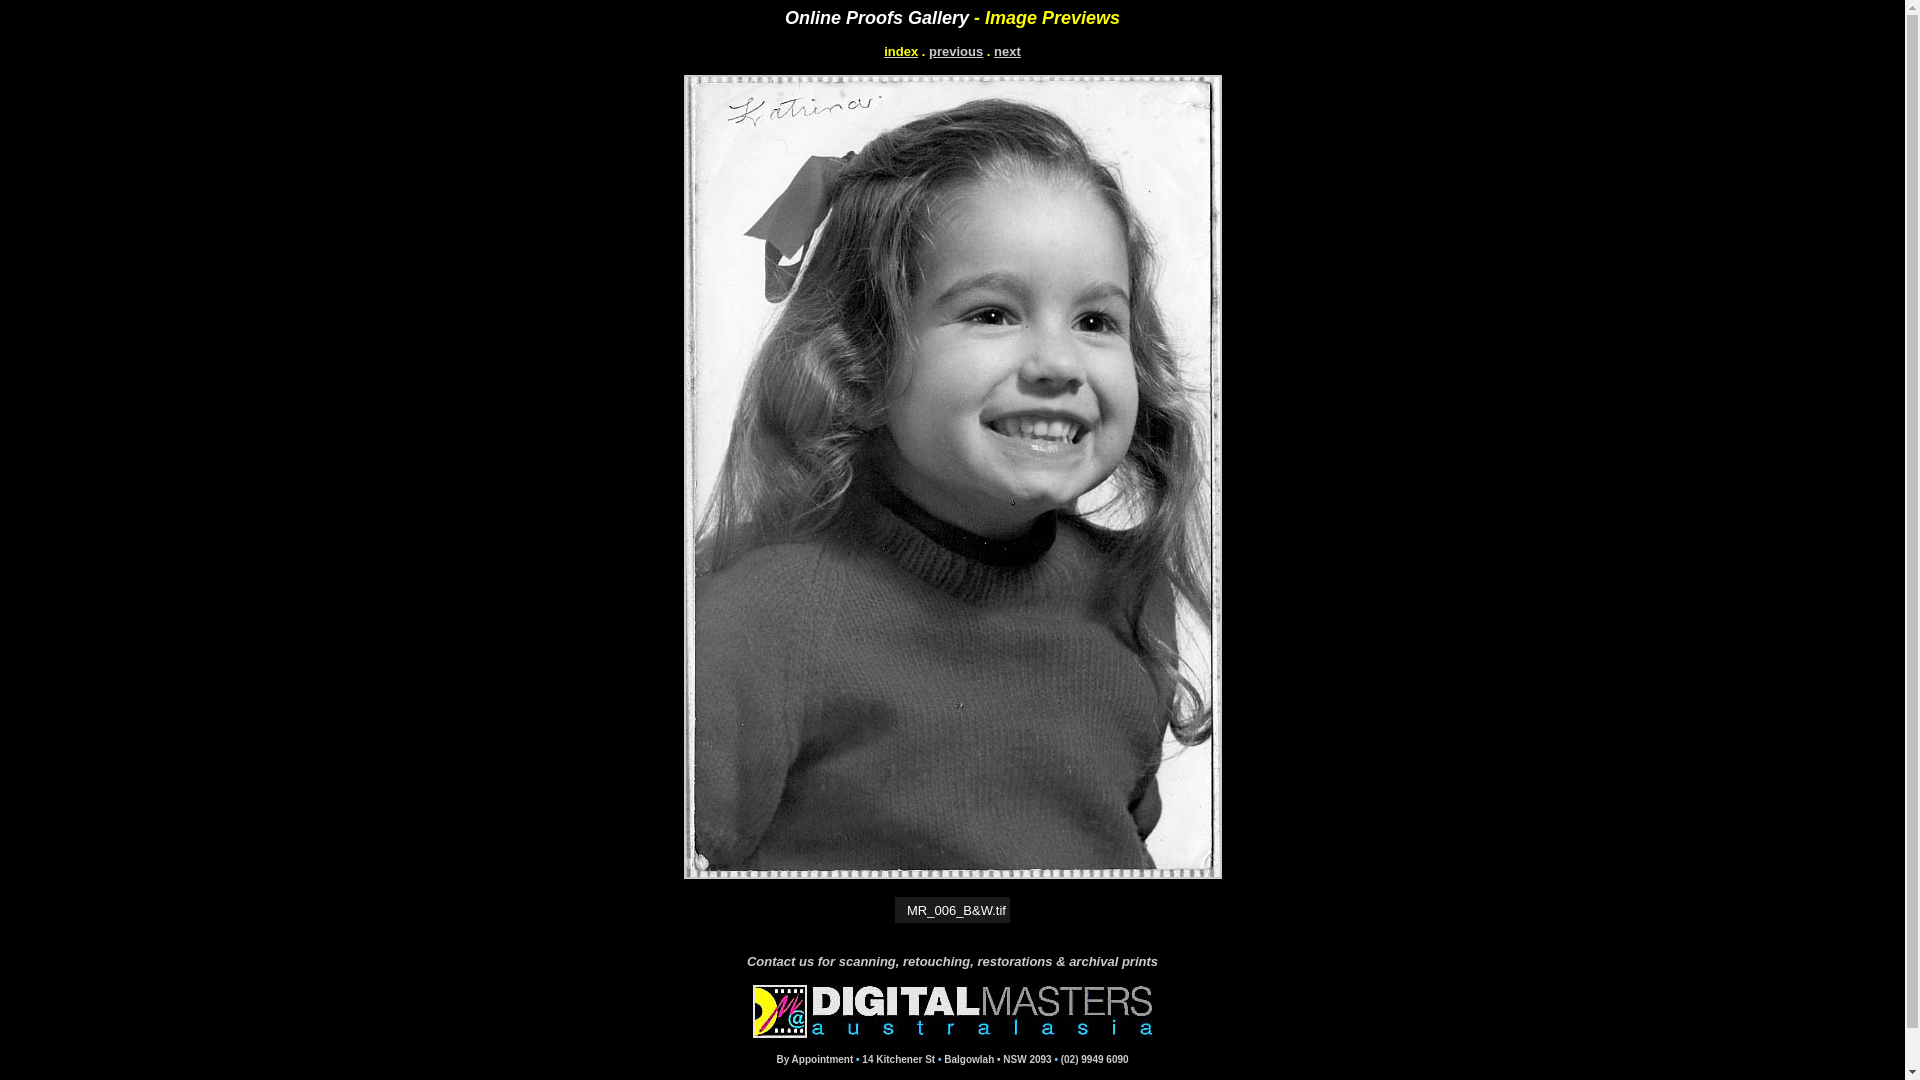 The height and width of the screenshot is (1080, 1920). I want to click on 'next', so click(993, 50).